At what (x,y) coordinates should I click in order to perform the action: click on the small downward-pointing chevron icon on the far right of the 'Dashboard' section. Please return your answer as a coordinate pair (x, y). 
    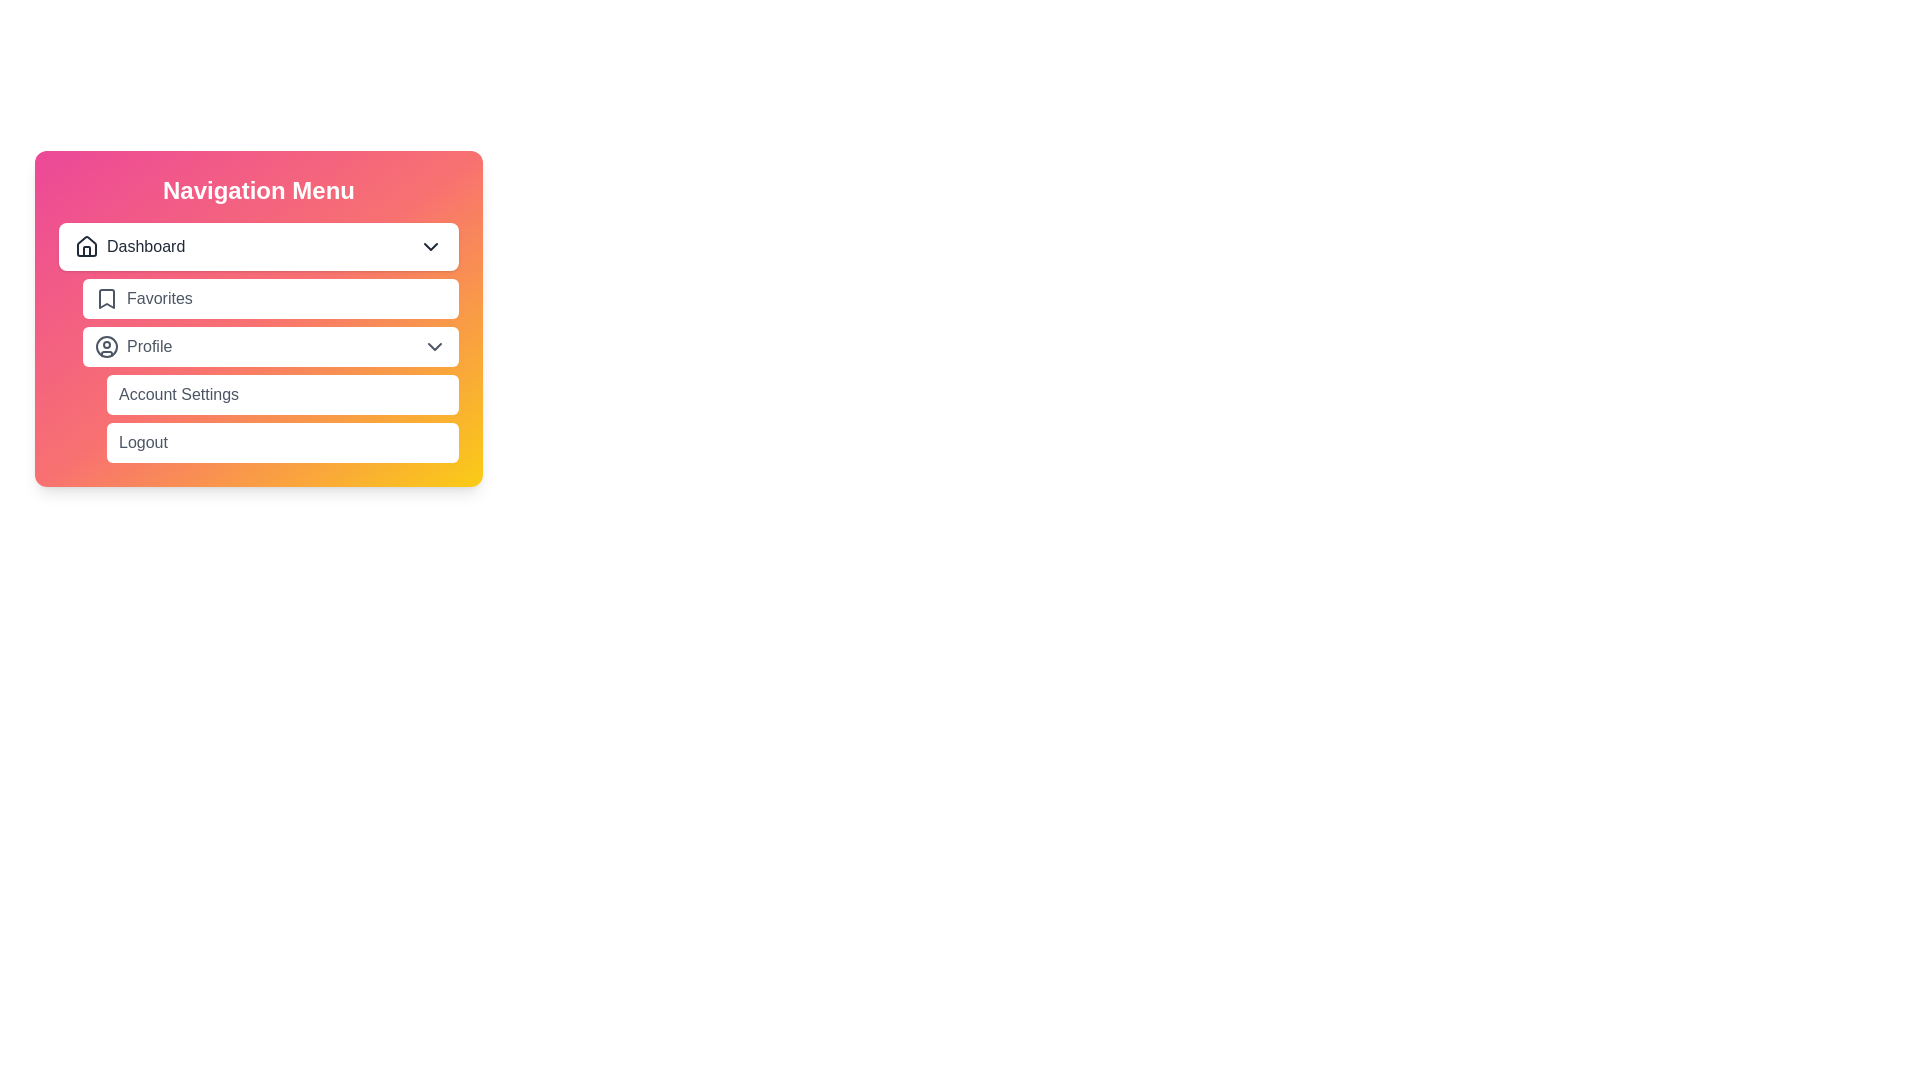
    Looking at the image, I should click on (430, 245).